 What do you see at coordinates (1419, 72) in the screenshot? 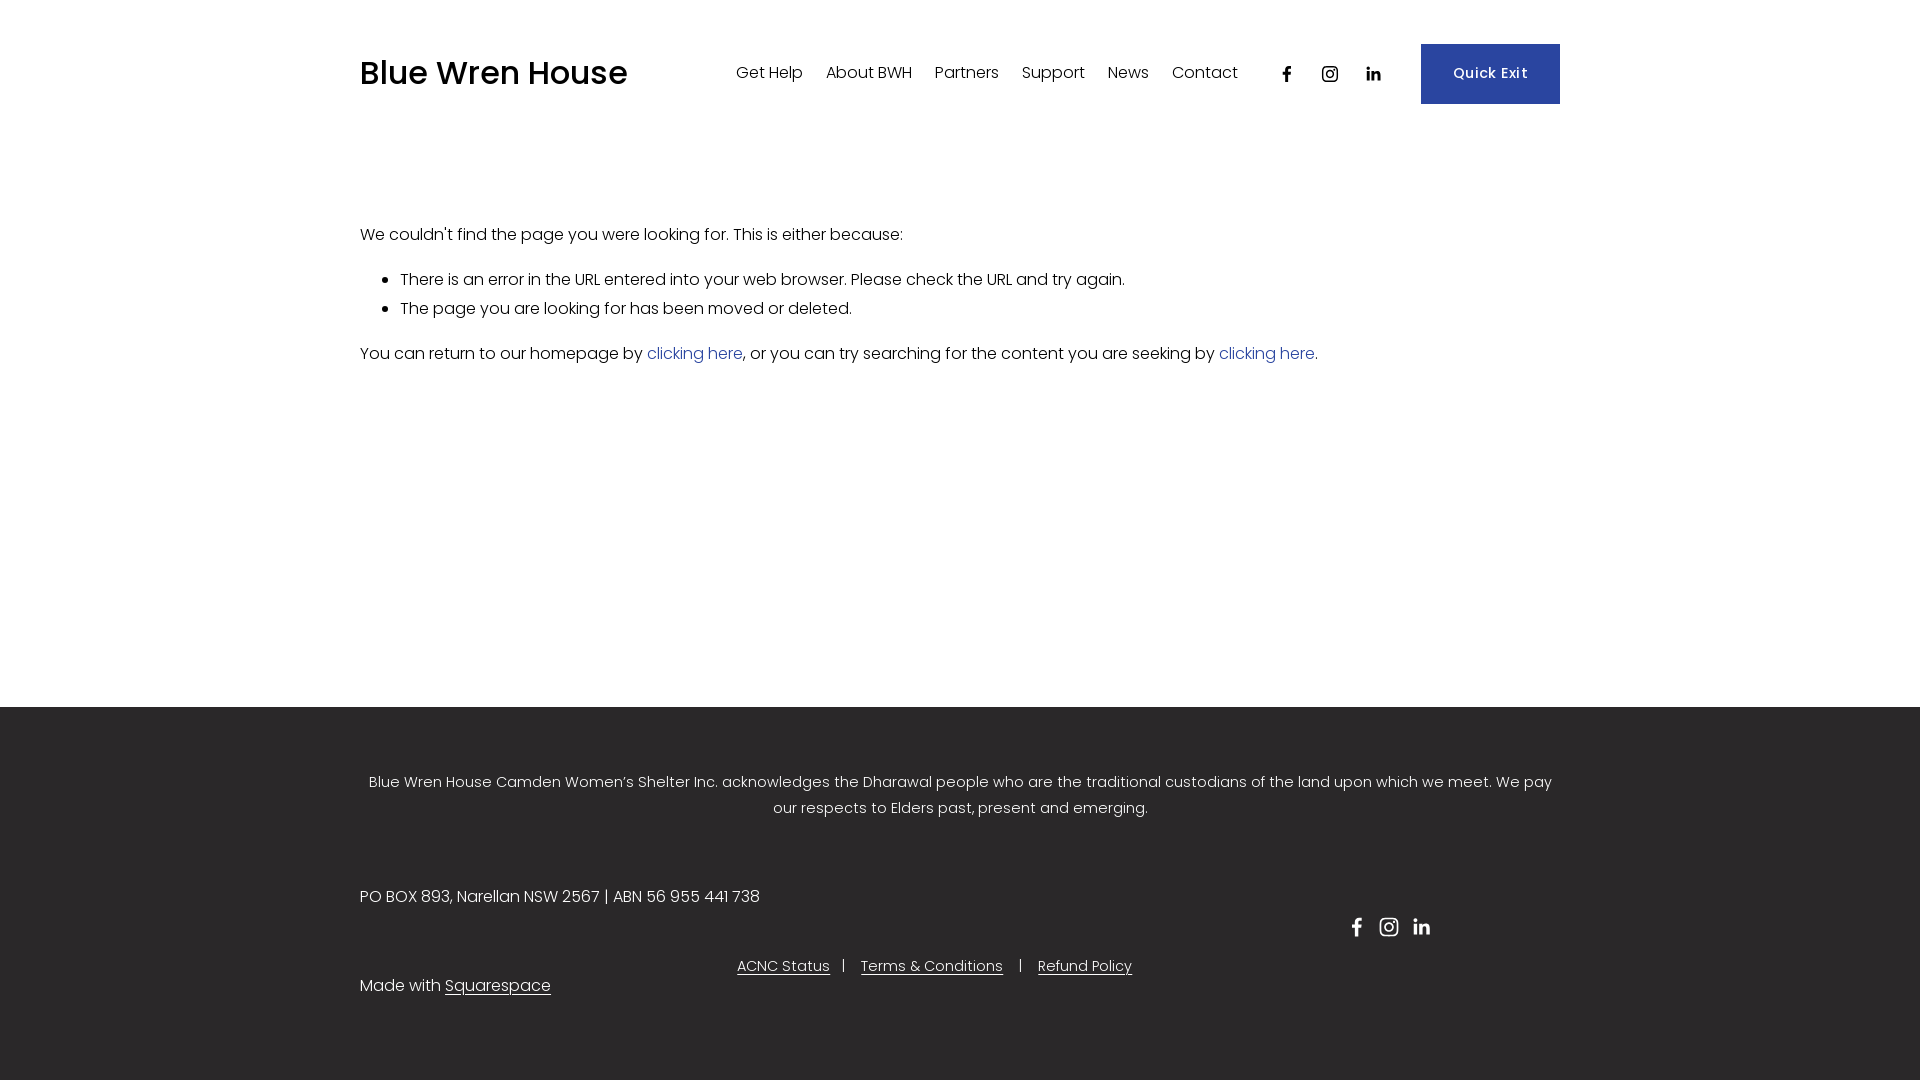
I see `'Quick Exit'` at bounding box center [1419, 72].